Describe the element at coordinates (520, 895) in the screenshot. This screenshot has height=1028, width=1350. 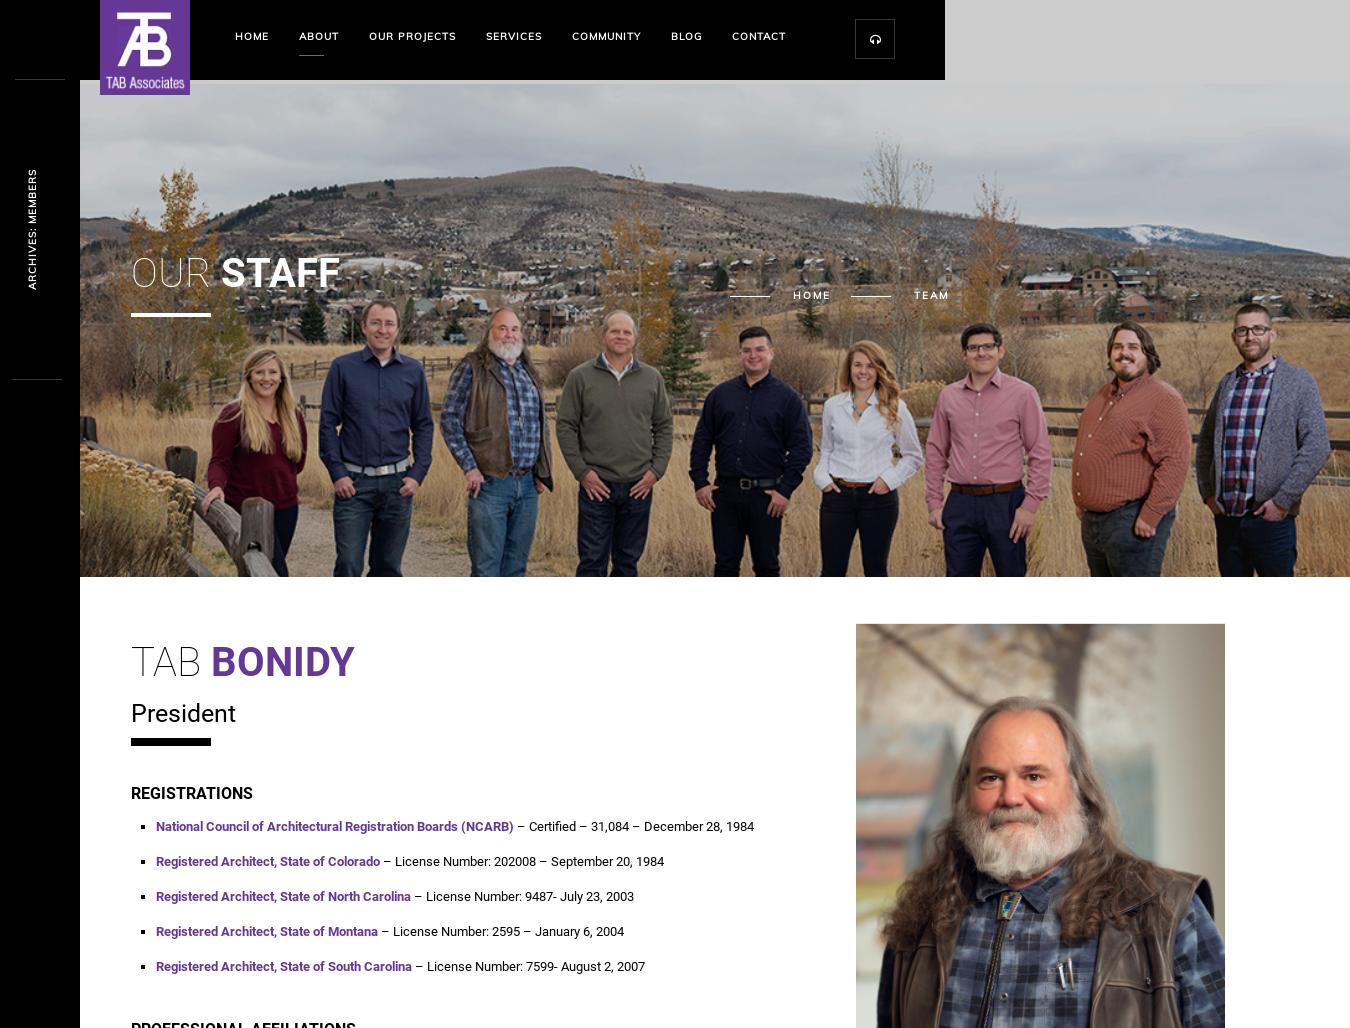
I see `'– License Number: 9487- July 23, 2003'` at that location.